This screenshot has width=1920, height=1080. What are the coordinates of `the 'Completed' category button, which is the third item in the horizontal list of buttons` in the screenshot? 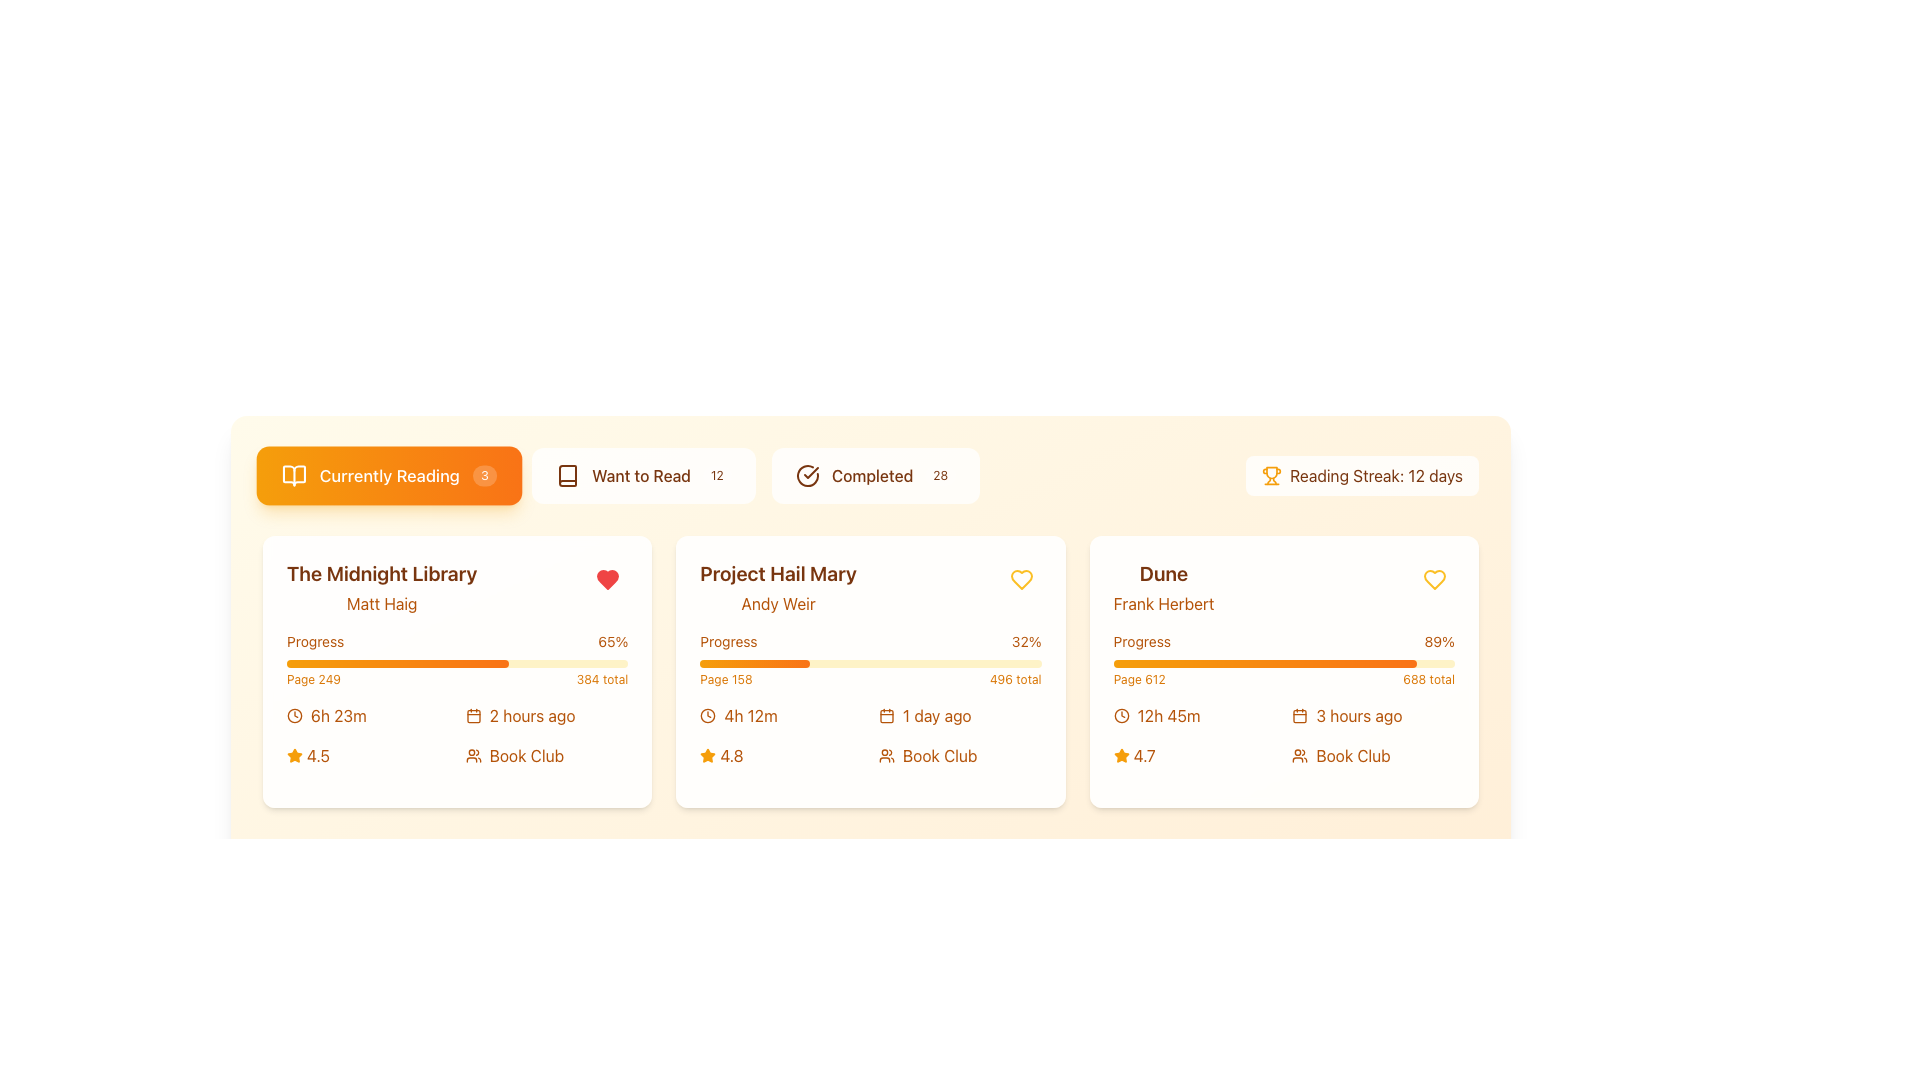 It's located at (875, 475).